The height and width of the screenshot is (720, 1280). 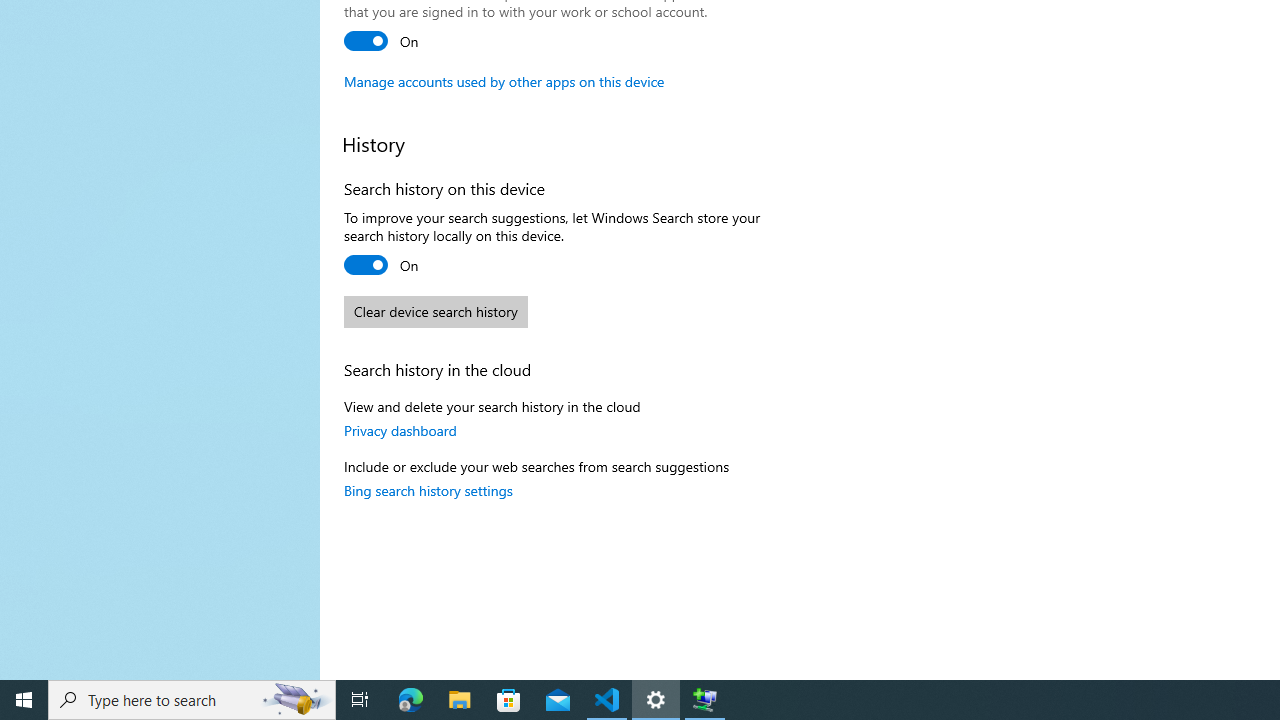 I want to click on 'Bing search history settings', so click(x=427, y=489).